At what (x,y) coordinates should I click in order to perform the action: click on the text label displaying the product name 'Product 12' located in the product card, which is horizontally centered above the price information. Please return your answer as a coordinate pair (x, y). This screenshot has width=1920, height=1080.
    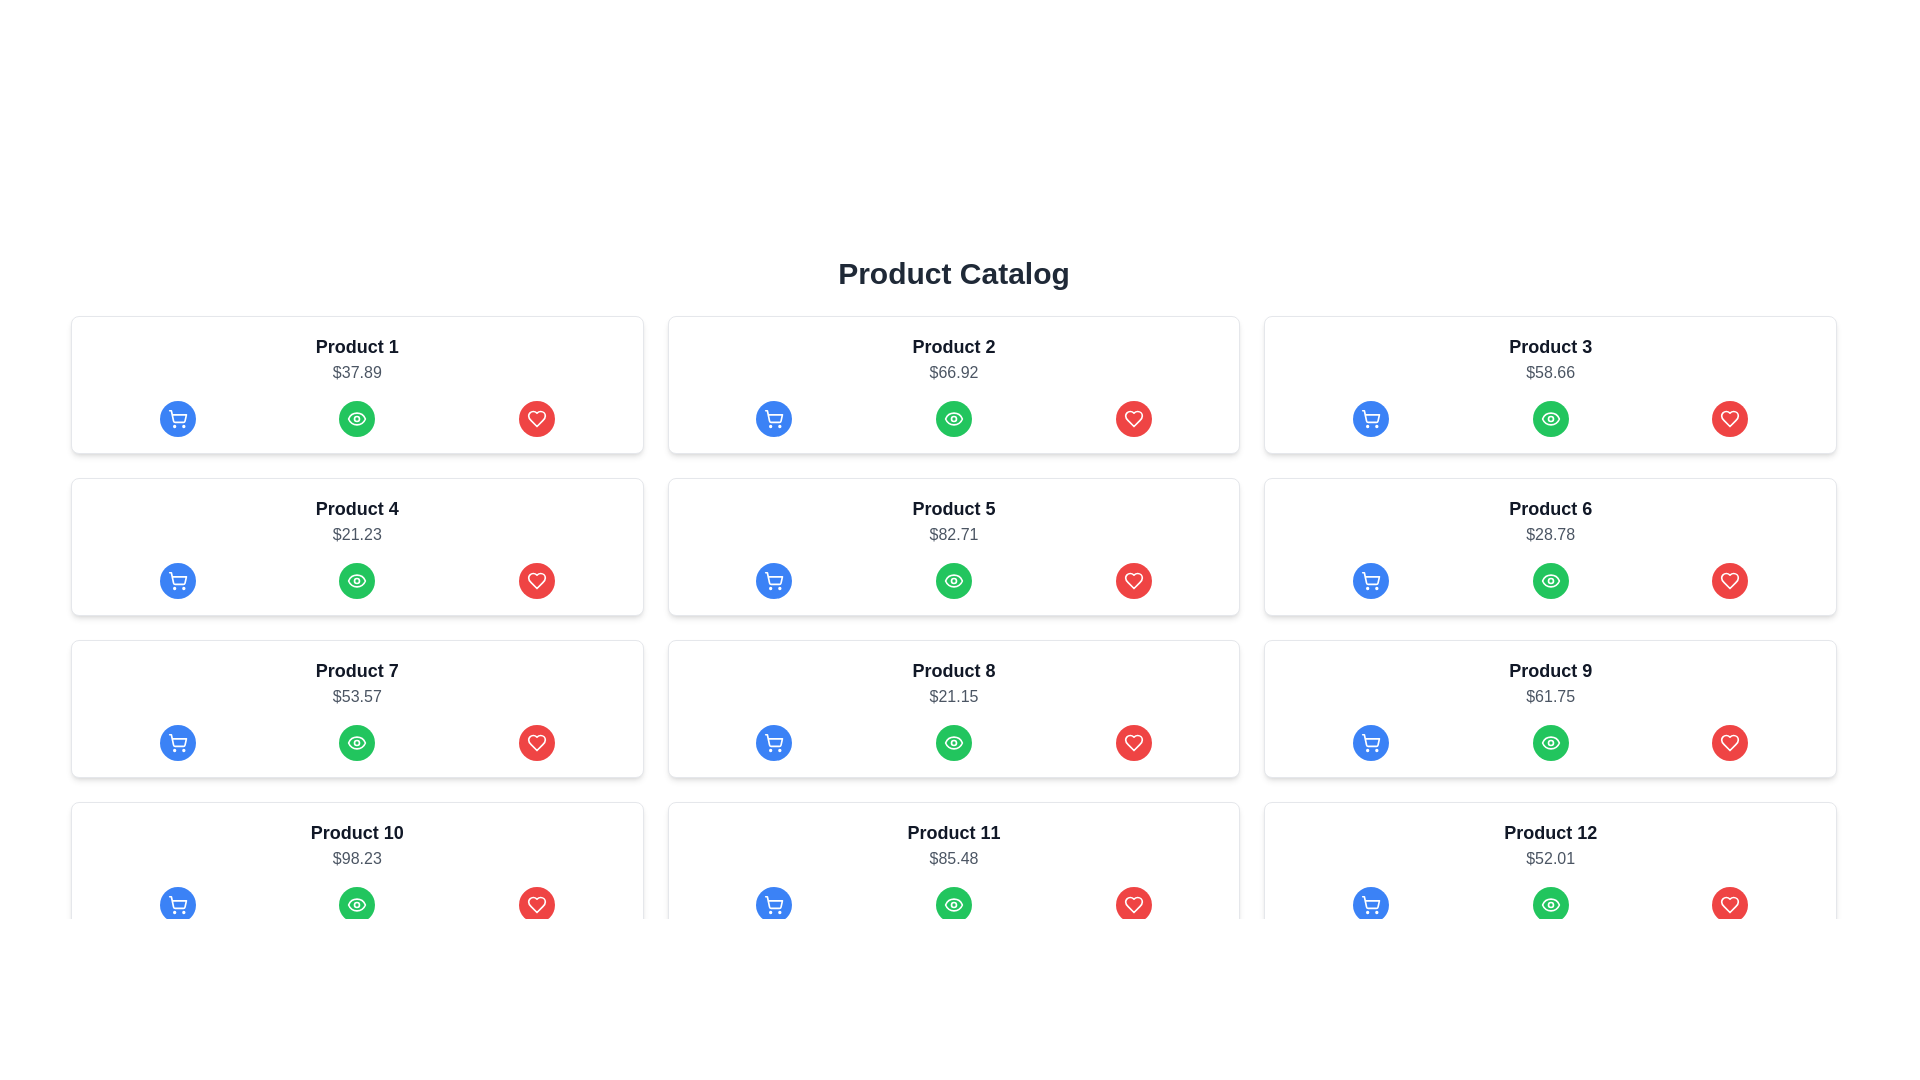
    Looking at the image, I should click on (1549, 833).